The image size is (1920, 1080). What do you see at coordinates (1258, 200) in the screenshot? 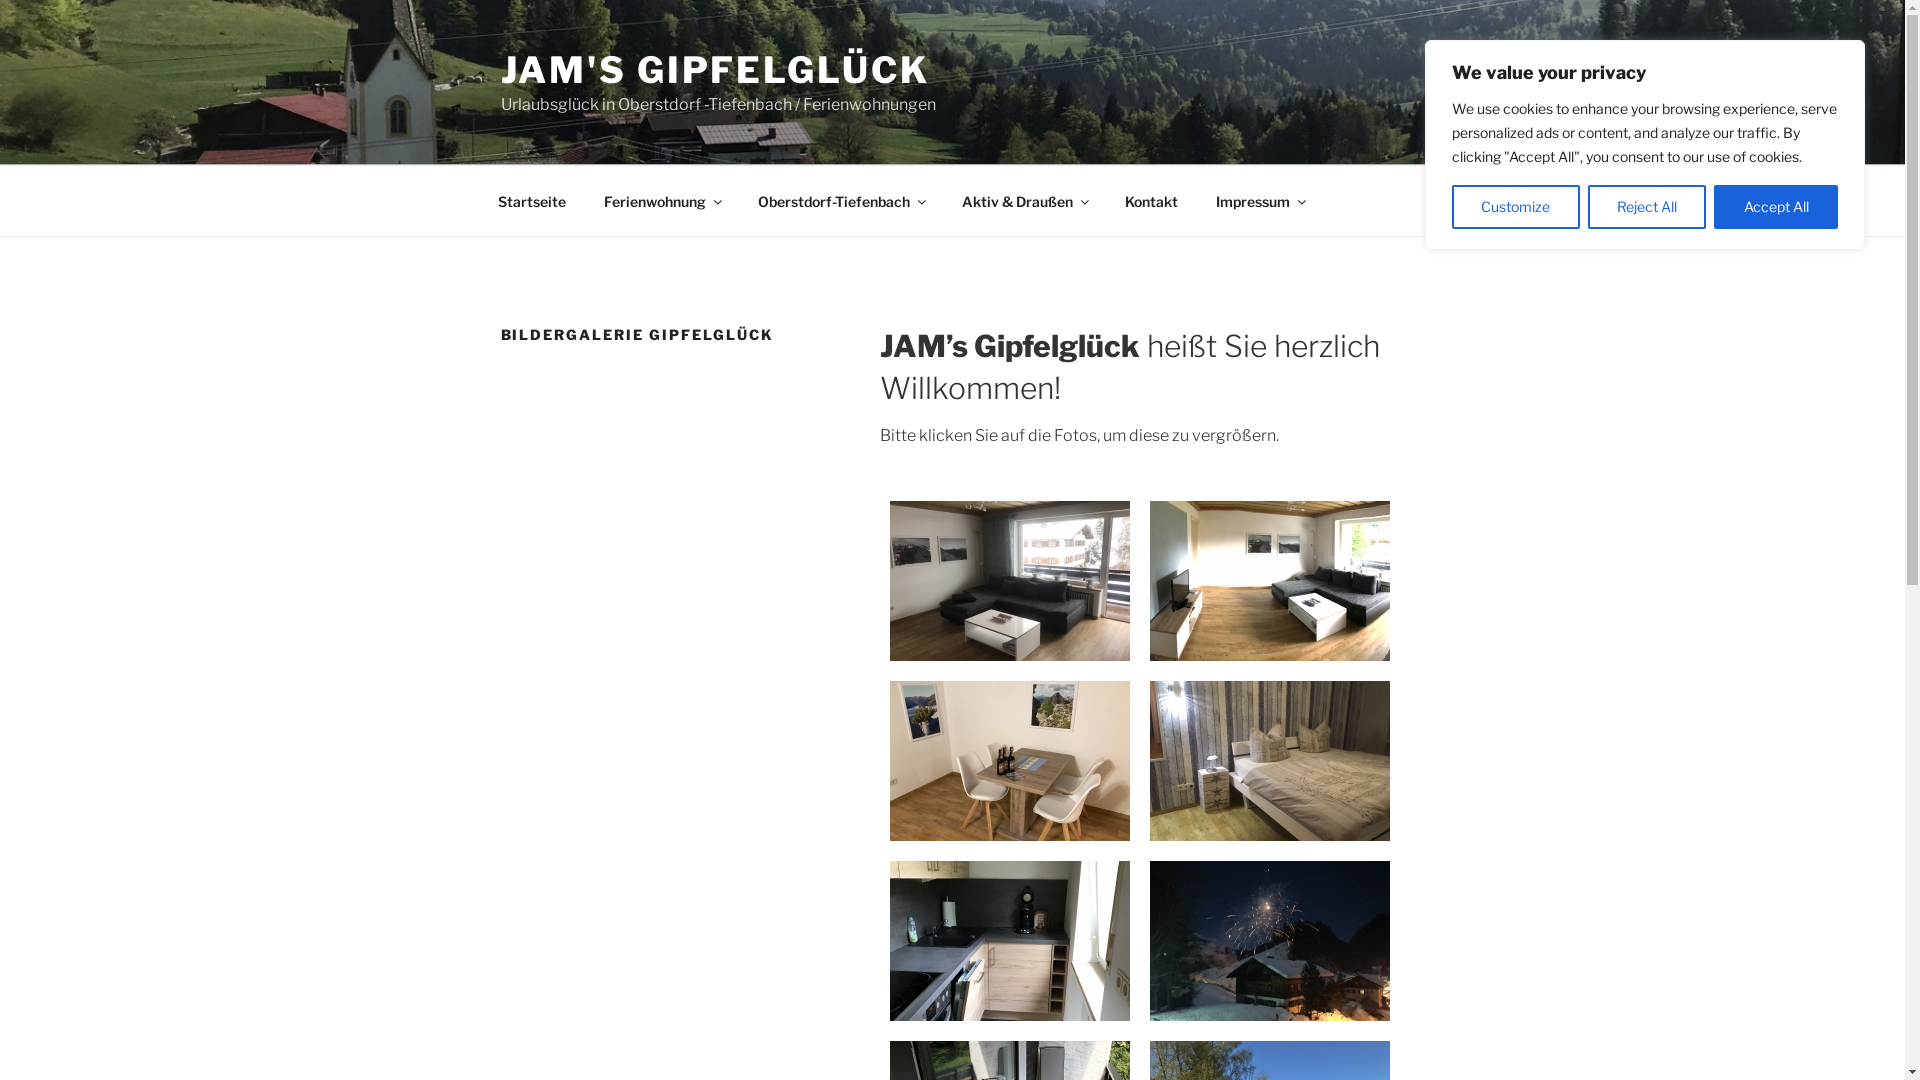
I see `'Impressum'` at bounding box center [1258, 200].